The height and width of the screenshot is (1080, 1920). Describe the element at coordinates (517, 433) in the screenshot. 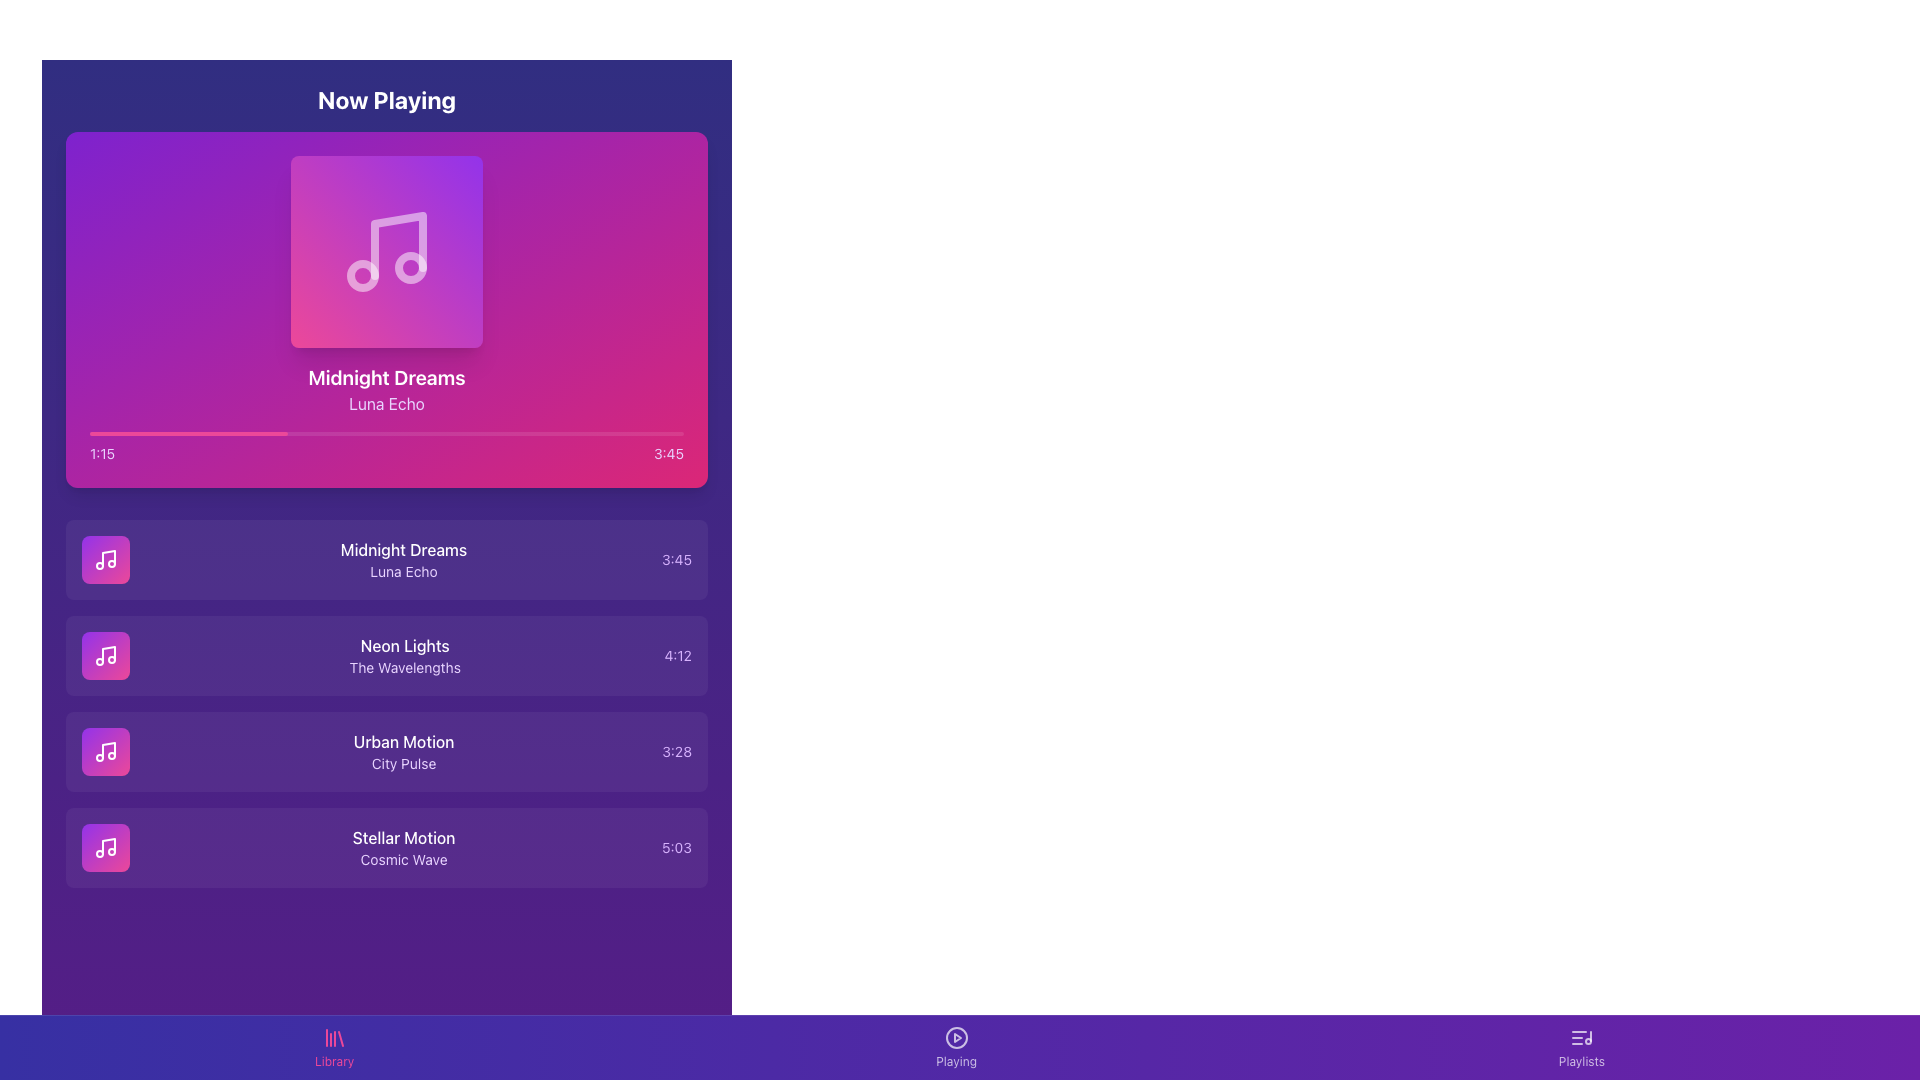

I see `the slider` at that location.